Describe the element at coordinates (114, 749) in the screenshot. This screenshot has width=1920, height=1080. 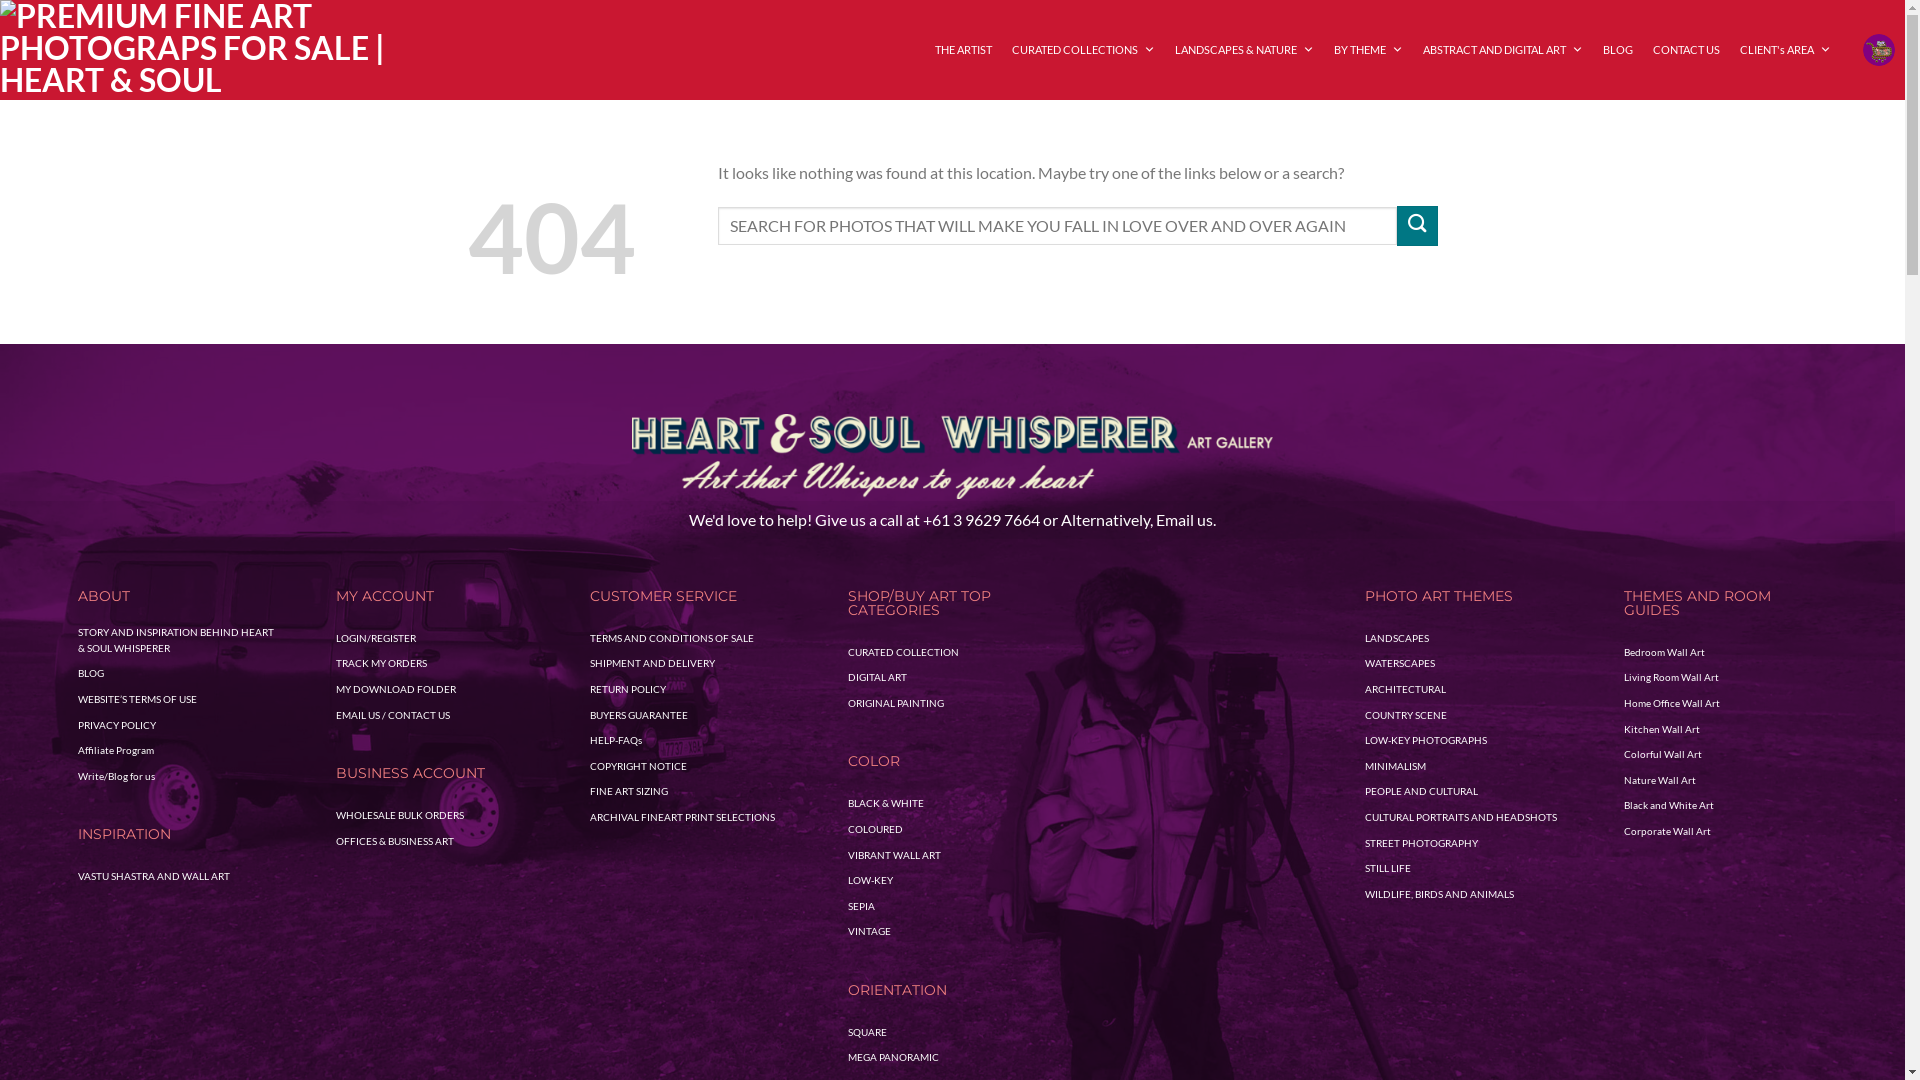
I see `'Affiliate Program'` at that location.